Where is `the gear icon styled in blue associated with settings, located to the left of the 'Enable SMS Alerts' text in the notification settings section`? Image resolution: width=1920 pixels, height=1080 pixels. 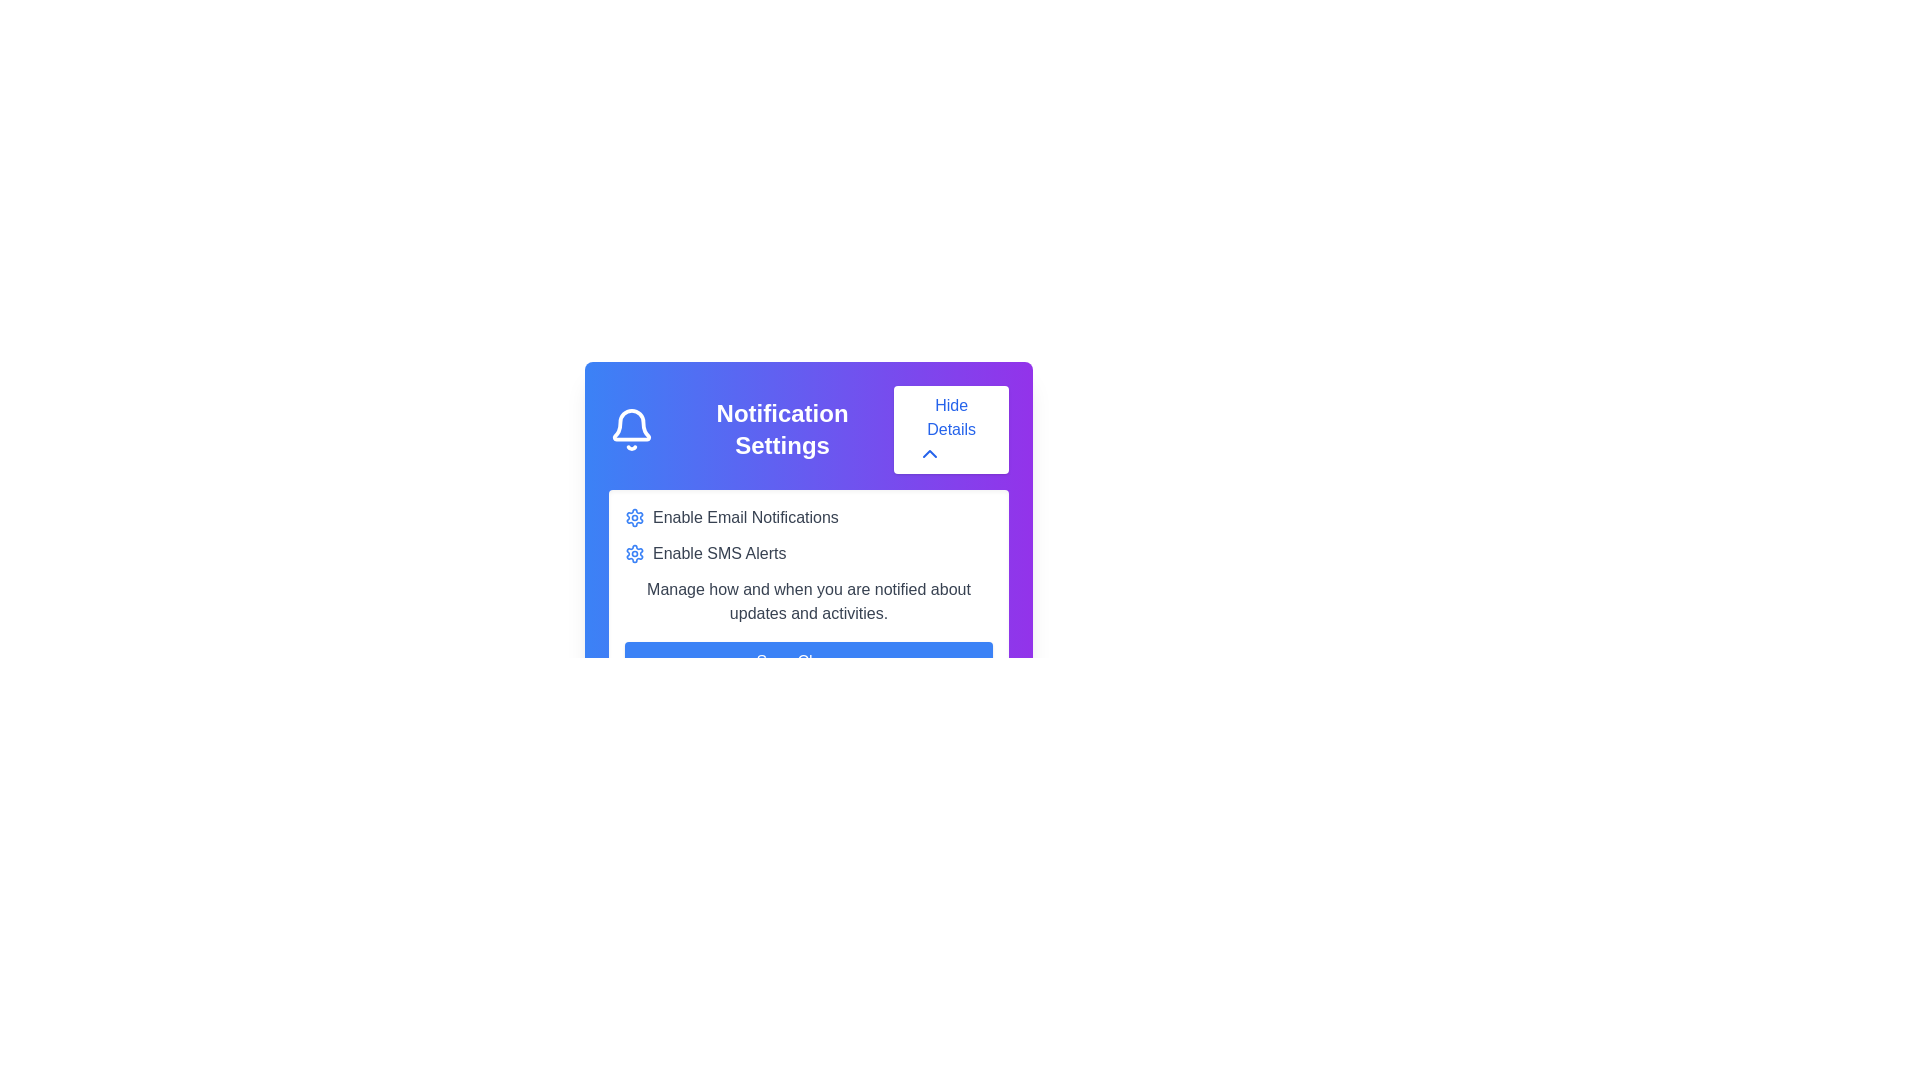 the gear icon styled in blue associated with settings, located to the left of the 'Enable SMS Alerts' text in the notification settings section is located at coordinates (633, 515).